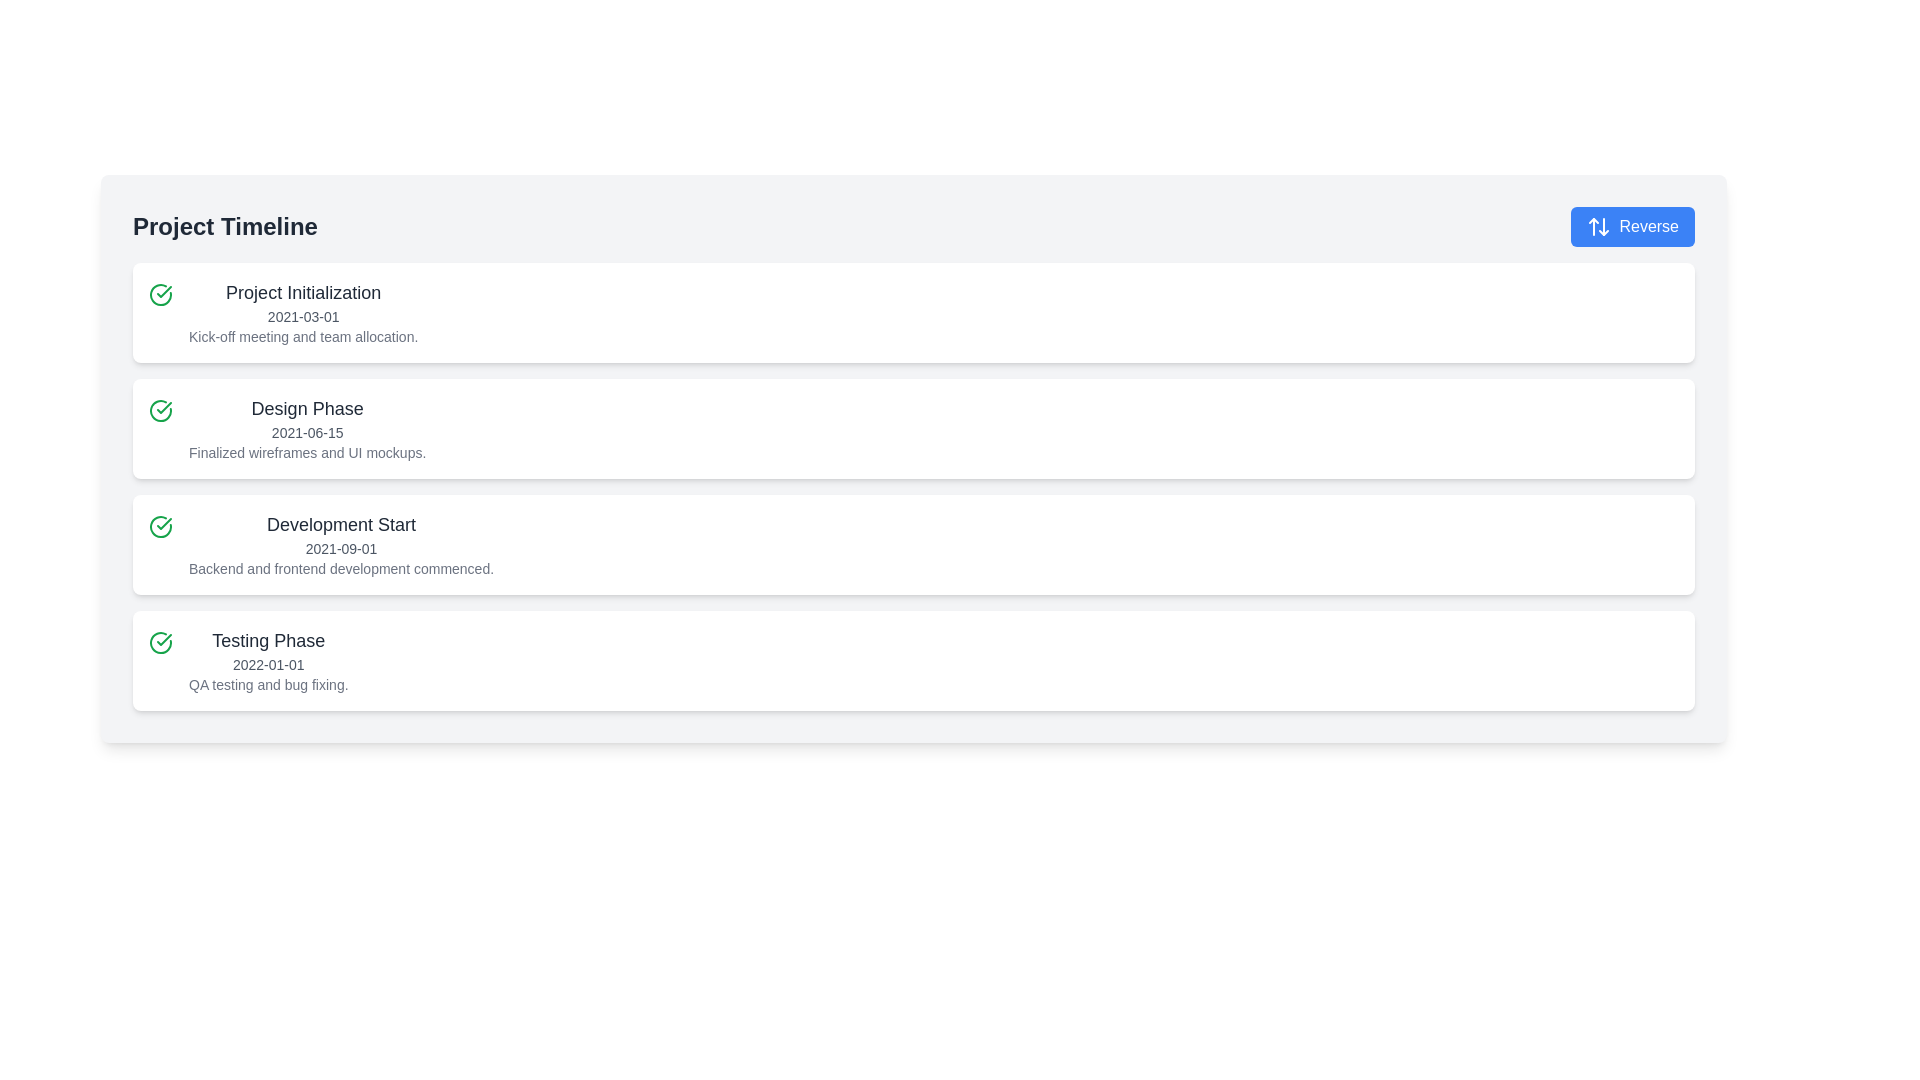 The width and height of the screenshot is (1920, 1080). Describe the element at coordinates (341, 523) in the screenshot. I see `the text label that serves as a heading for the timeline event marking the start of the development phase, located above the date label '2021-09-01'` at that location.